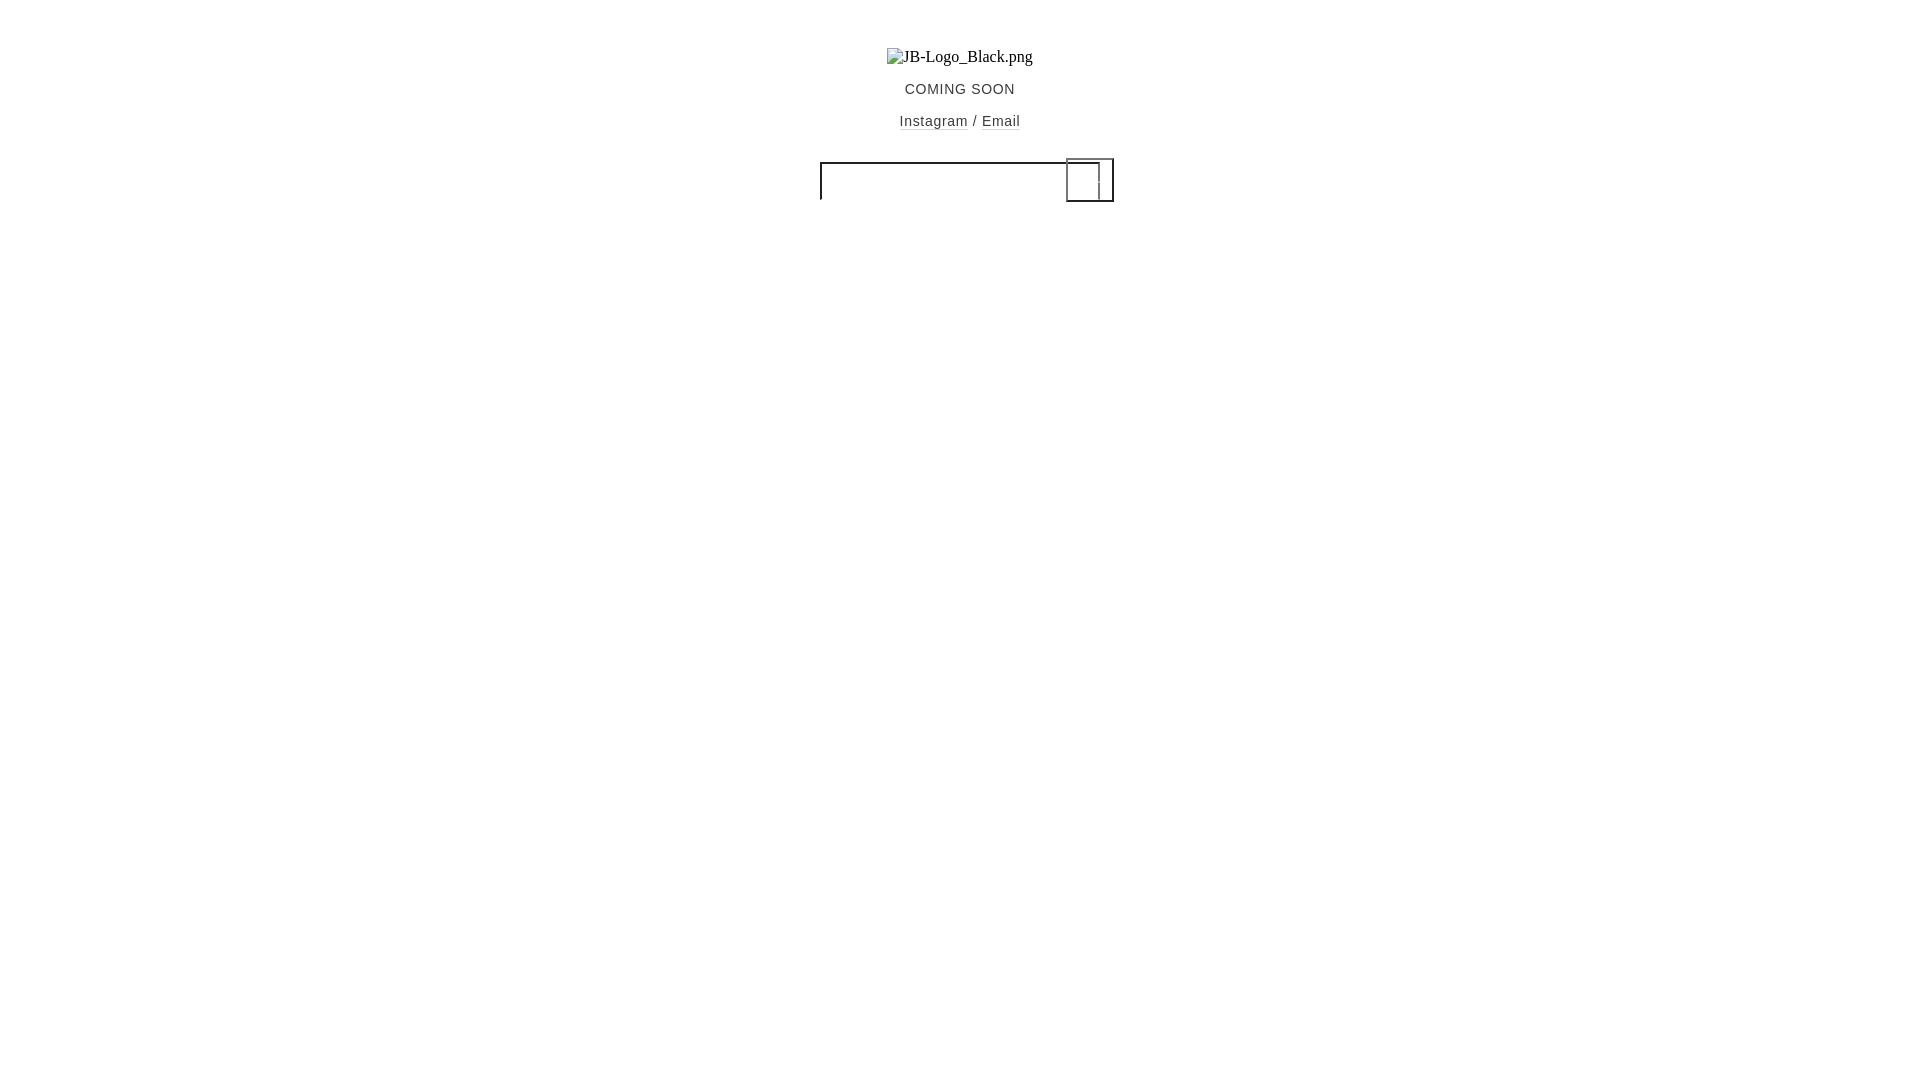 Image resolution: width=1920 pixels, height=1080 pixels. Describe the element at coordinates (933, 121) in the screenshot. I see `'Instagram'` at that location.